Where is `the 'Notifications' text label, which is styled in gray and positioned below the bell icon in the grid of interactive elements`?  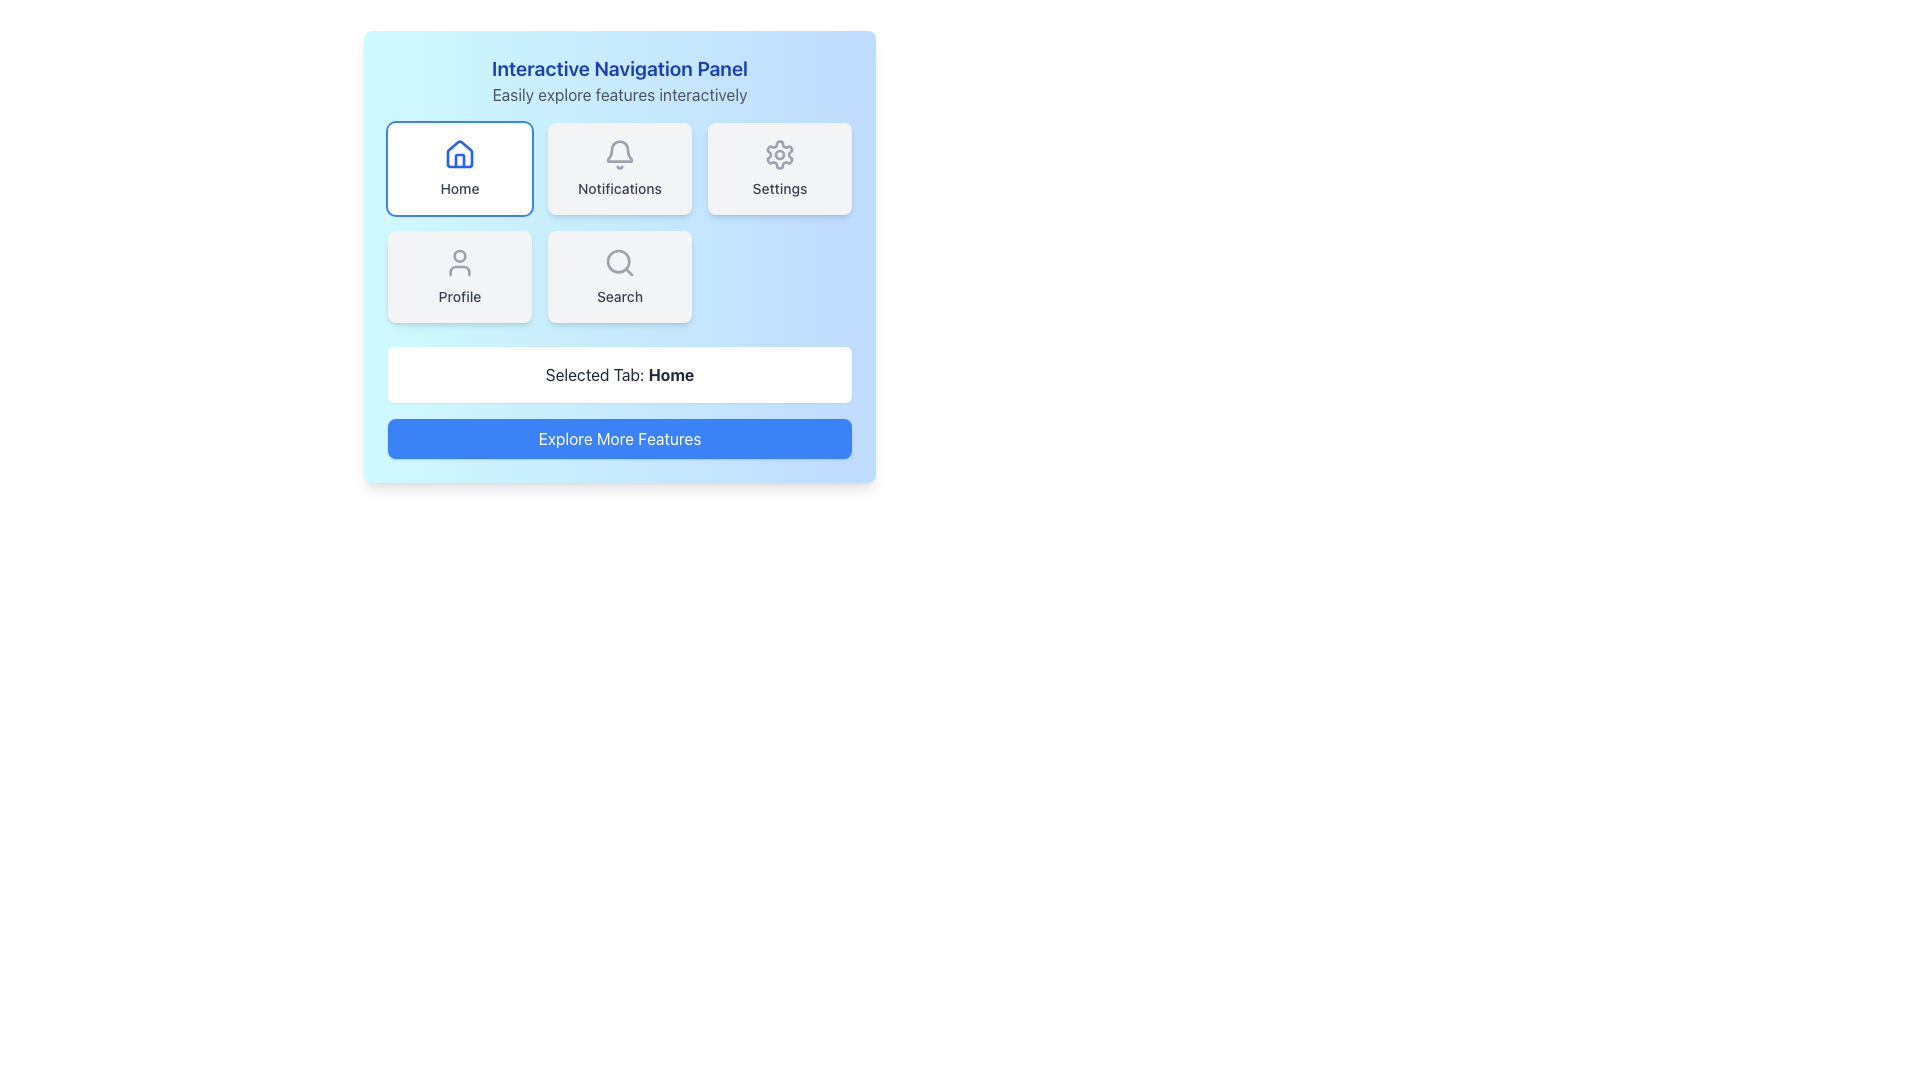
the 'Notifications' text label, which is styled in gray and positioned below the bell icon in the grid of interactive elements is located at coordinates (618, 189).